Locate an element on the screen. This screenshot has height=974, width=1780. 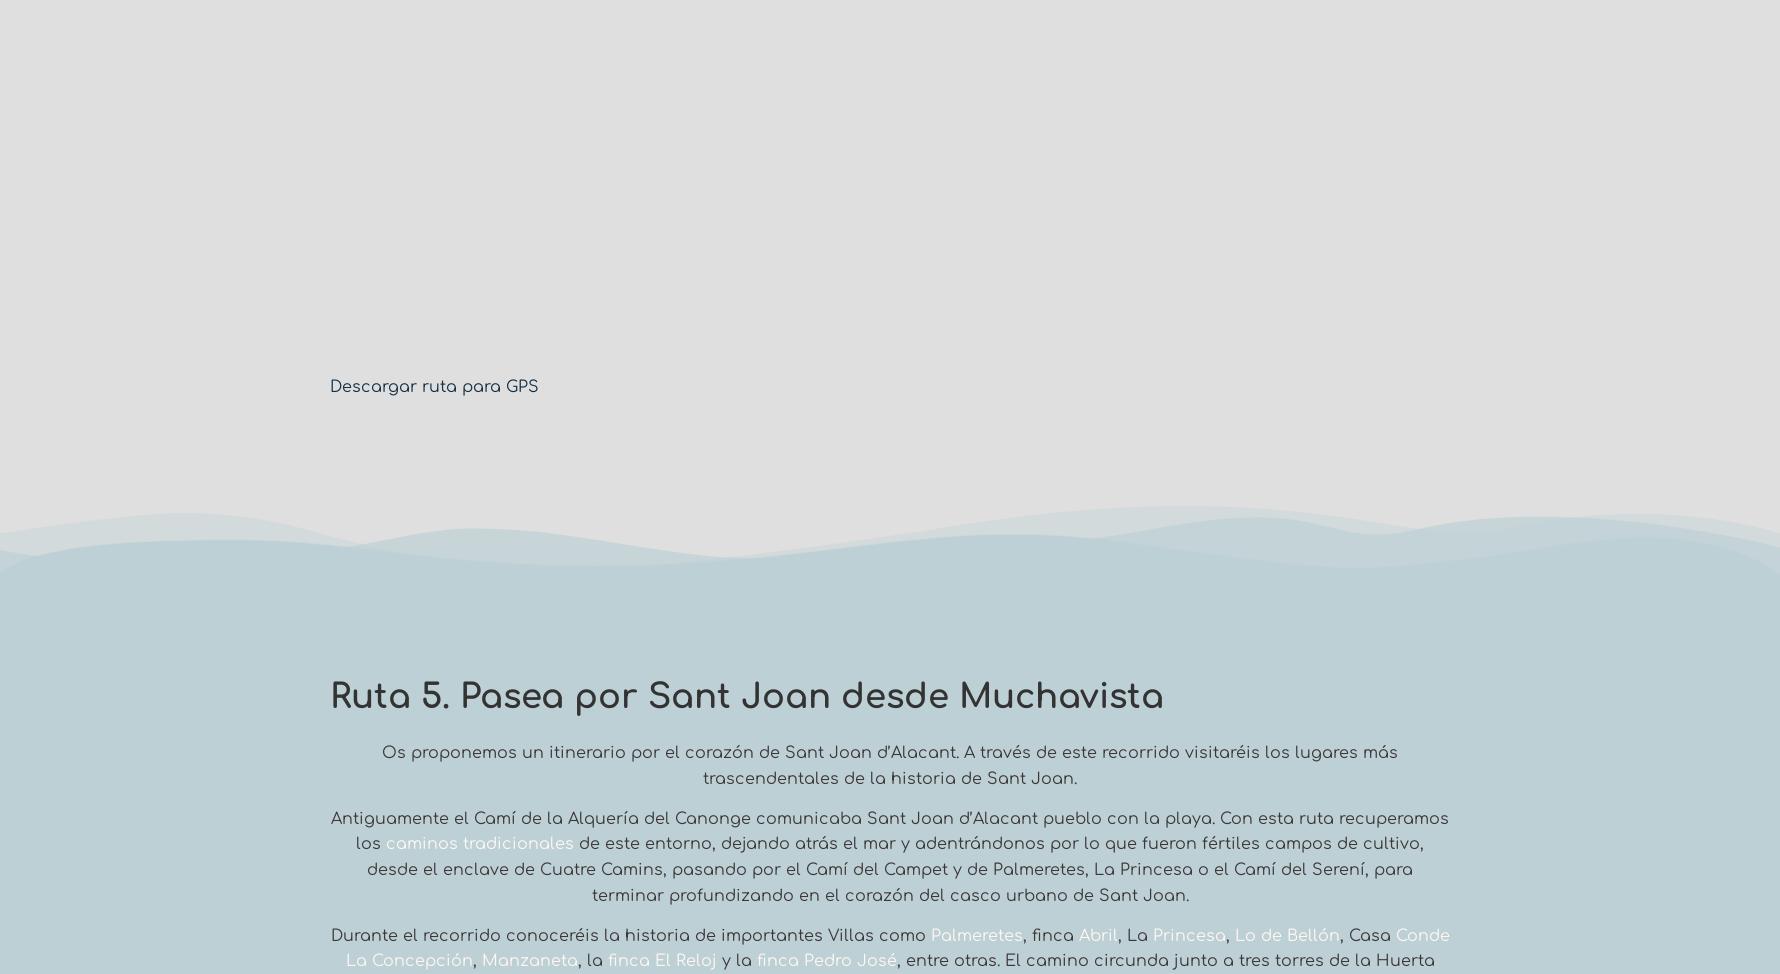
'de este entorno, dejando atrás el mar y adentrándonos por lo que fueron fértiles campos de cultivo, desde el enclave de Cuatre Camins, pasando por el Camí del Campet y de Palmeretes, La Princesa o el Camí del Serení, para terminar profundizando en el corazón del casco urbano de Sant Joan.' is located at coordinates (895, 869).